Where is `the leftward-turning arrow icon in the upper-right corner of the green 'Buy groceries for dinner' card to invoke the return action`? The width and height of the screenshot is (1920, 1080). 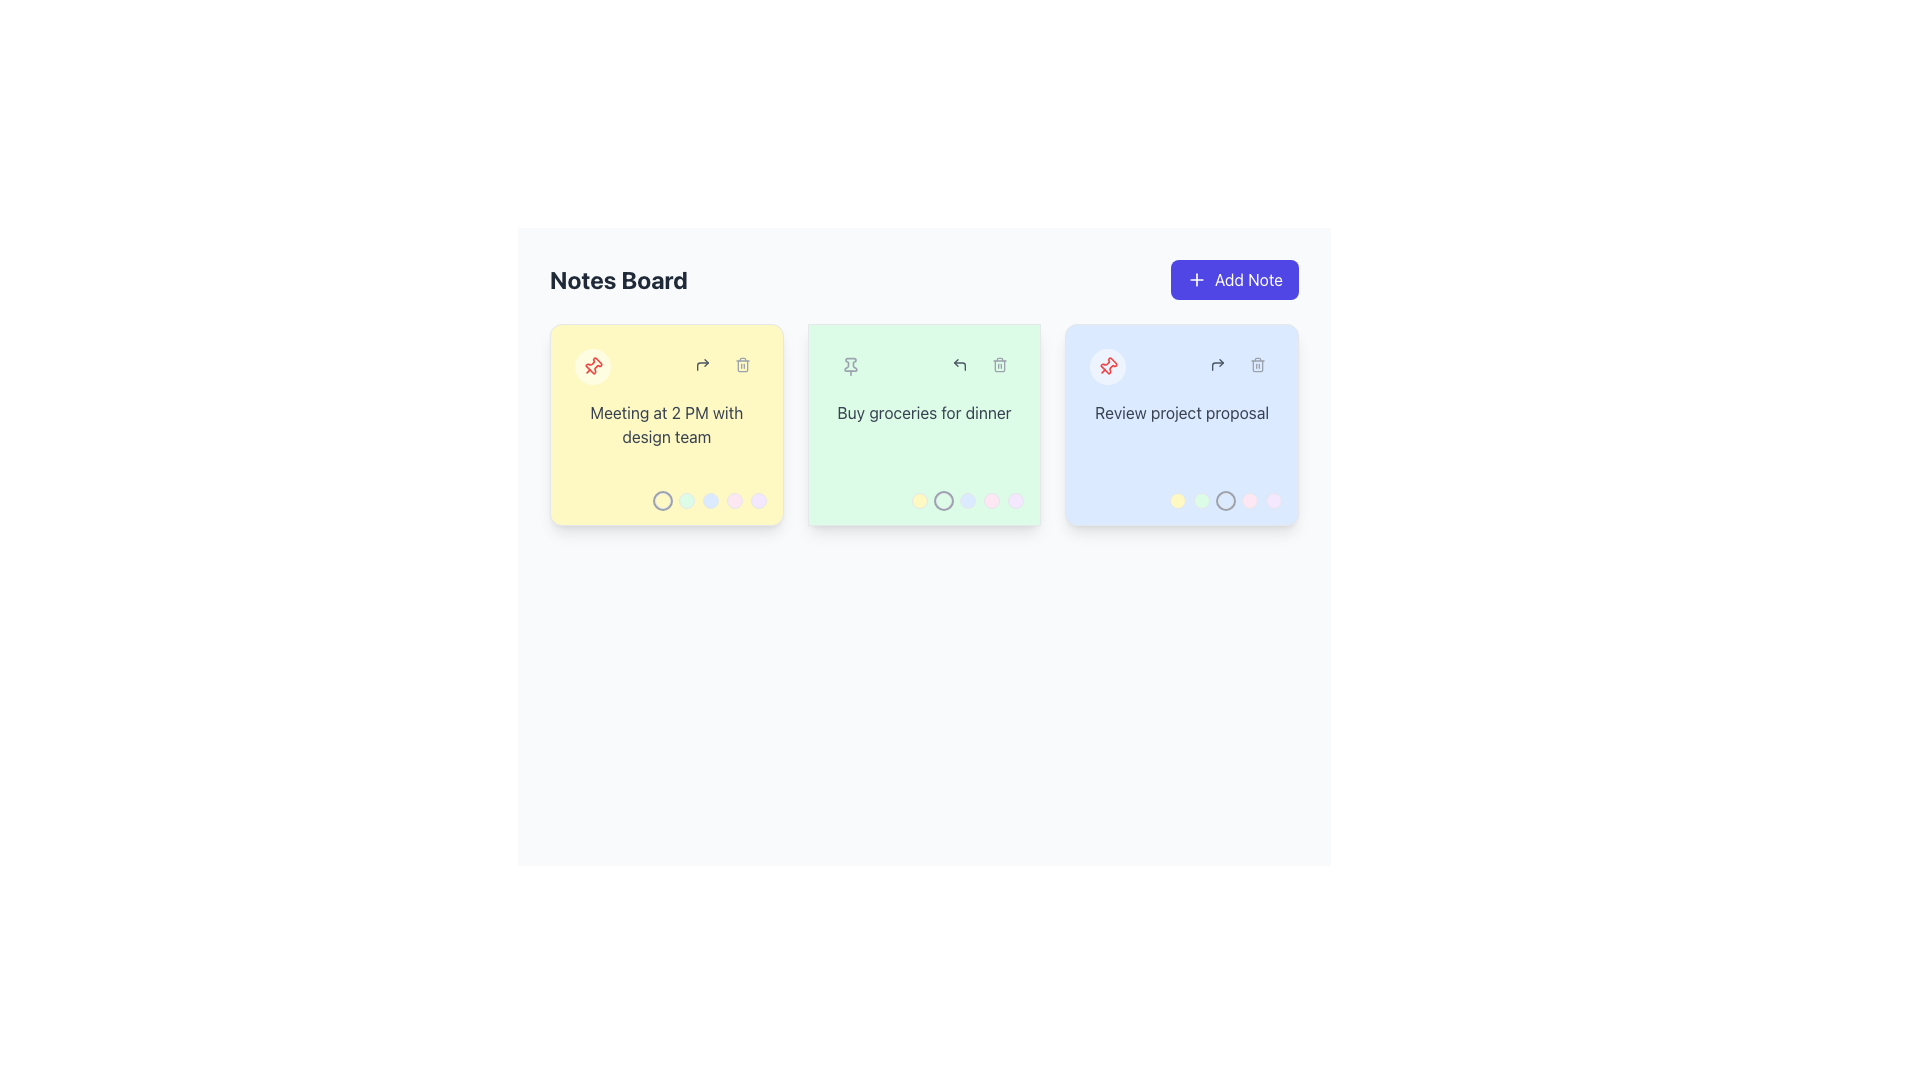
the leftward-turning arrow icon in the upper-right corner of the green 'Buy groceries for dinner' card to invoke the return action is located at coordinates (960, 365).